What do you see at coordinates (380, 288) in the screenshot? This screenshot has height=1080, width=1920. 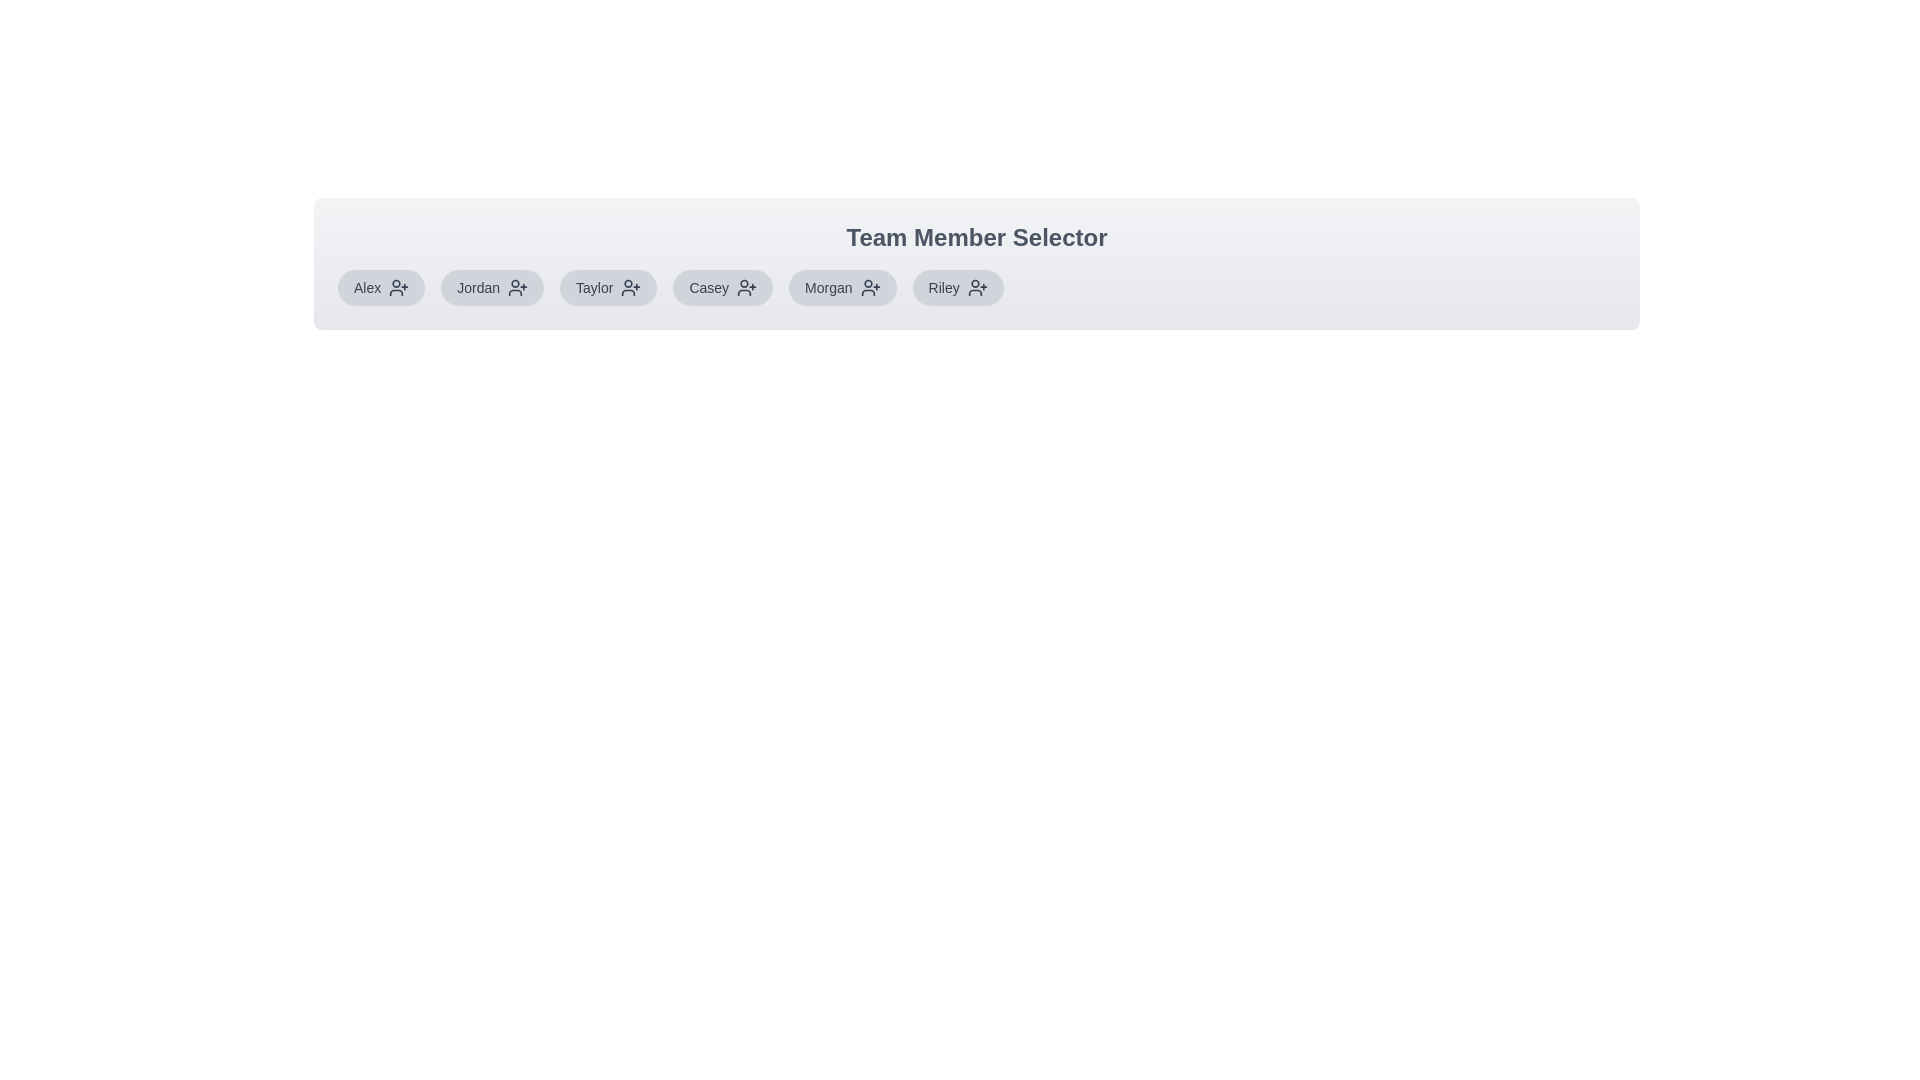 I see `the team member Alex to observe hover styles` at bounding box center [380, 288].